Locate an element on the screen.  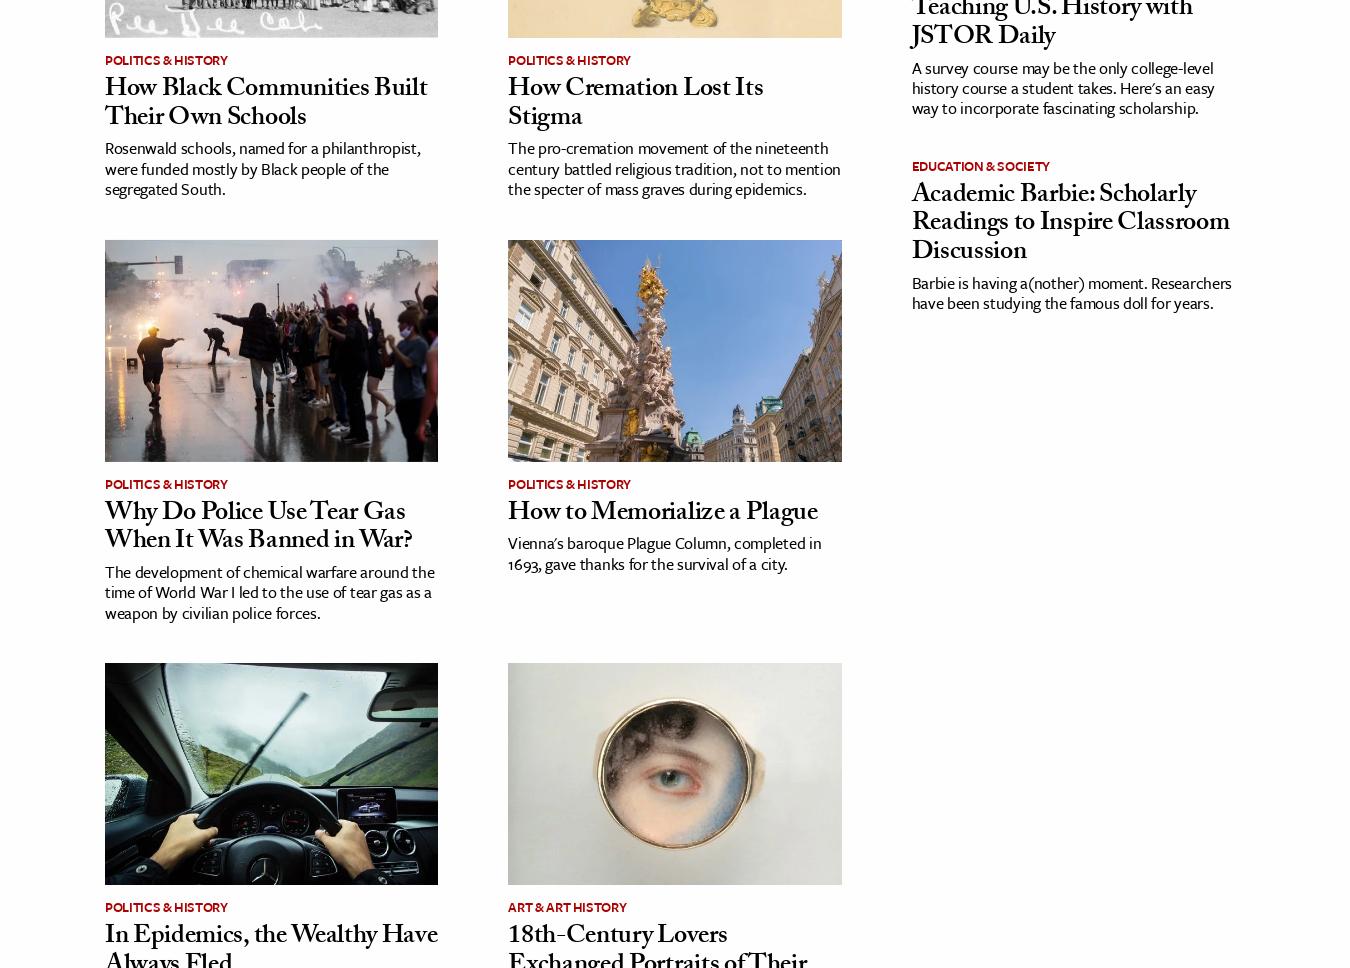
'The development of chemical warfare around the time of World War I led to the use of tear gas as a weapon by civilian police forces.' is located at coordinates (104, 591).